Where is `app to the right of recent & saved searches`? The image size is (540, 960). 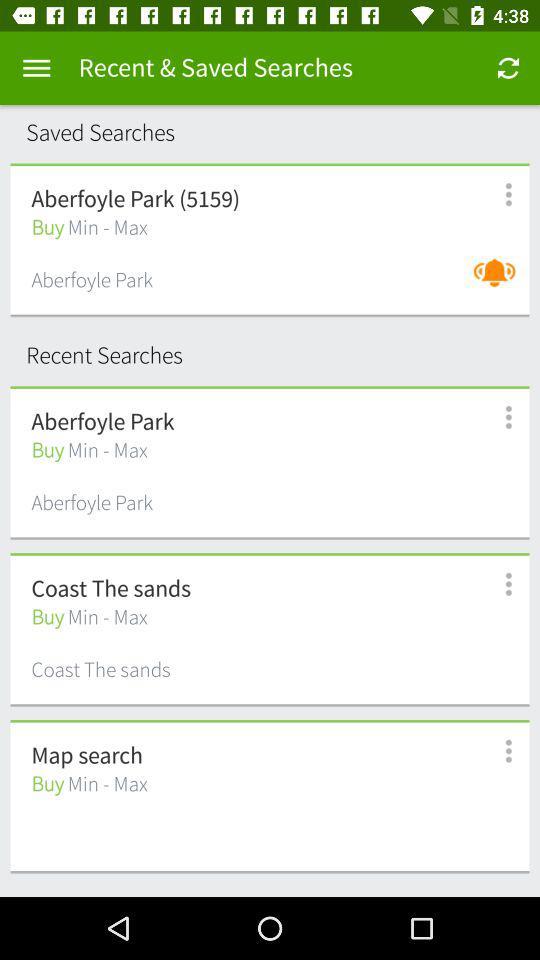 app to the right of recent & saved searches is located at coordinates (508, 68).